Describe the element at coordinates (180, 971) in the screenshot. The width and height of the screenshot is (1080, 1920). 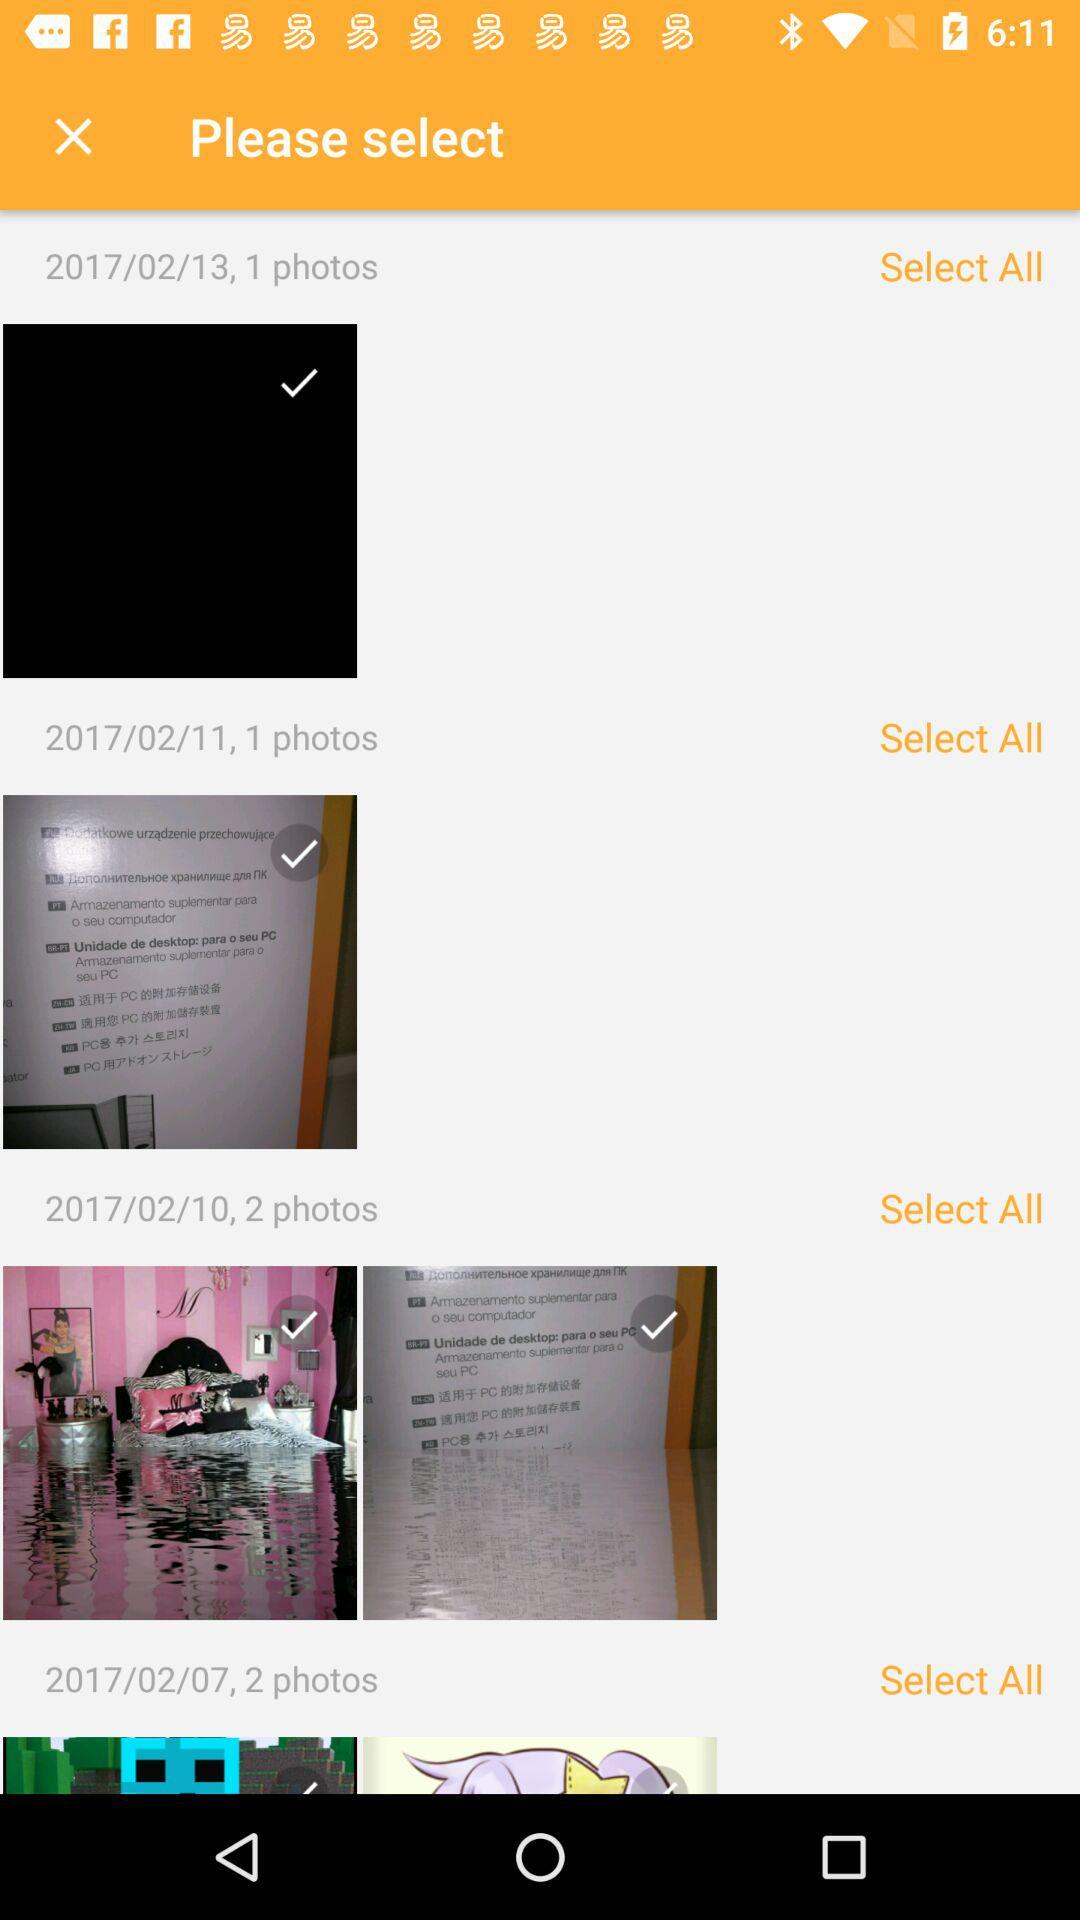
I see `picture` at that location.